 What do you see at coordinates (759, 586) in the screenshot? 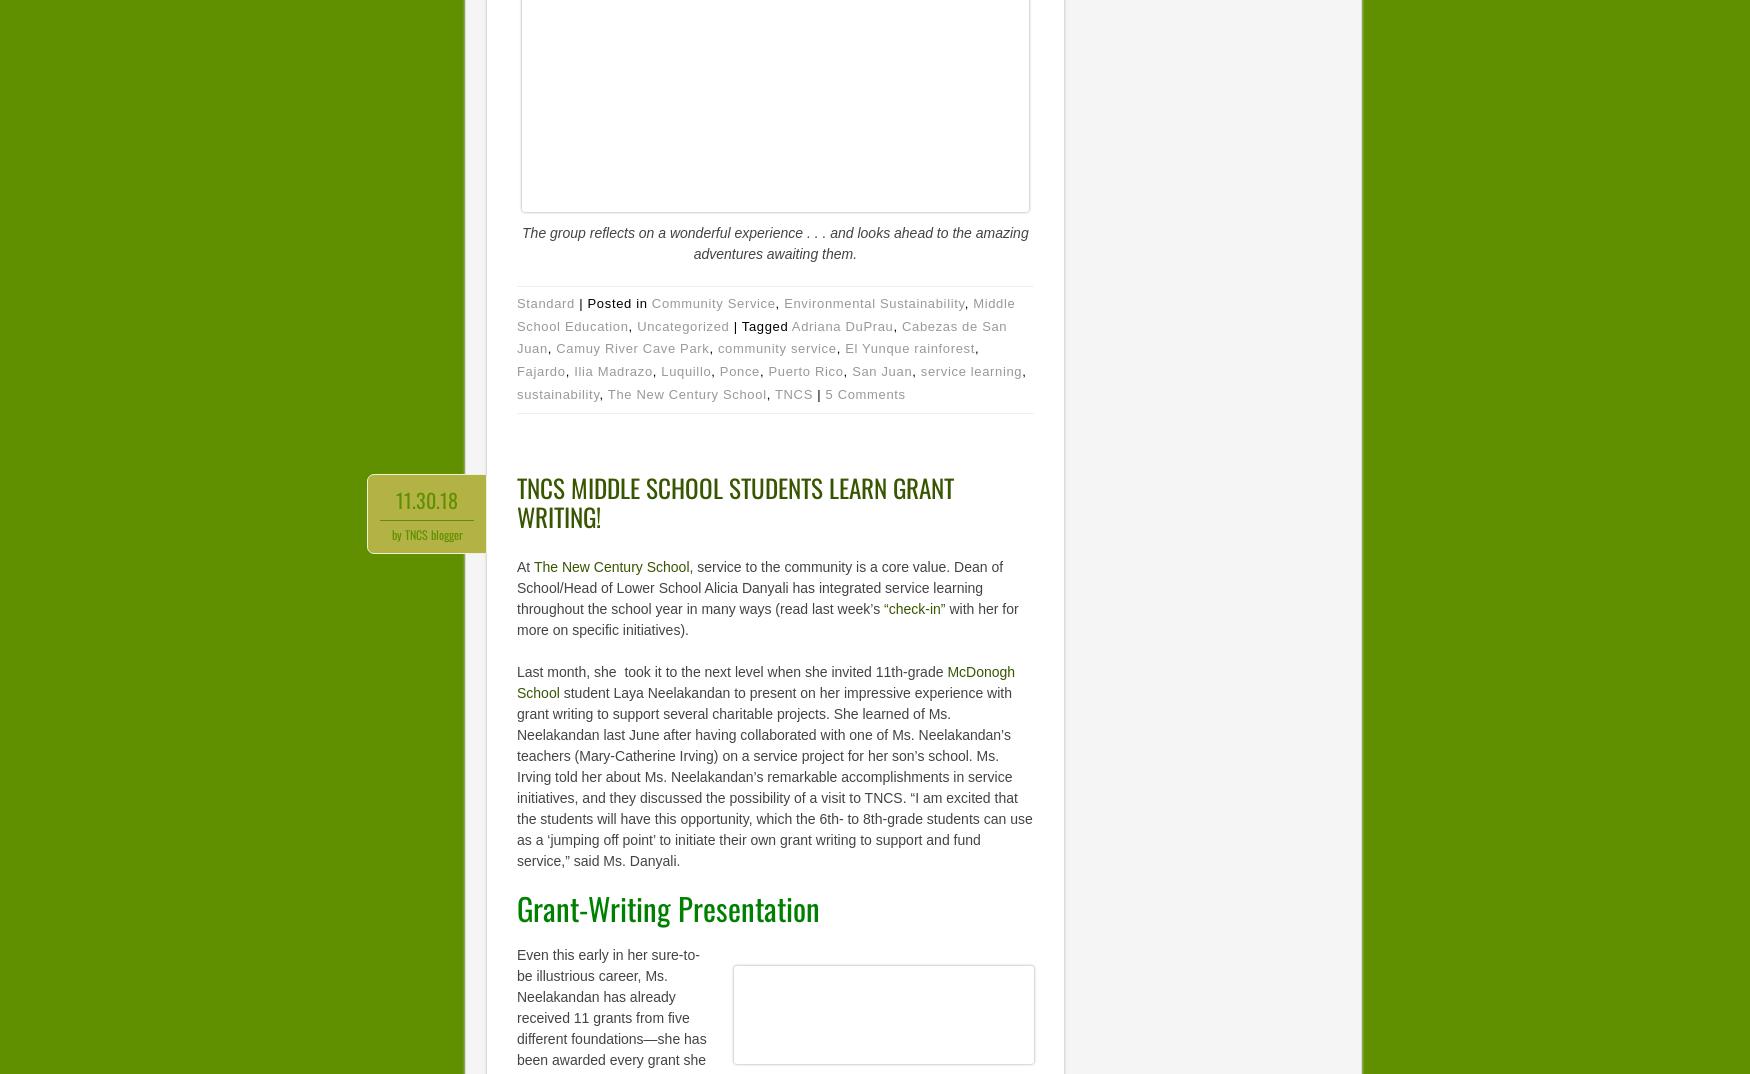
I see `', service to the community is a core value. Dean of School/Head of Lower School Alicia Danyali has integrated service learning throughout the school year in many ways (read last week’s'` at bounding box center [759, 586].